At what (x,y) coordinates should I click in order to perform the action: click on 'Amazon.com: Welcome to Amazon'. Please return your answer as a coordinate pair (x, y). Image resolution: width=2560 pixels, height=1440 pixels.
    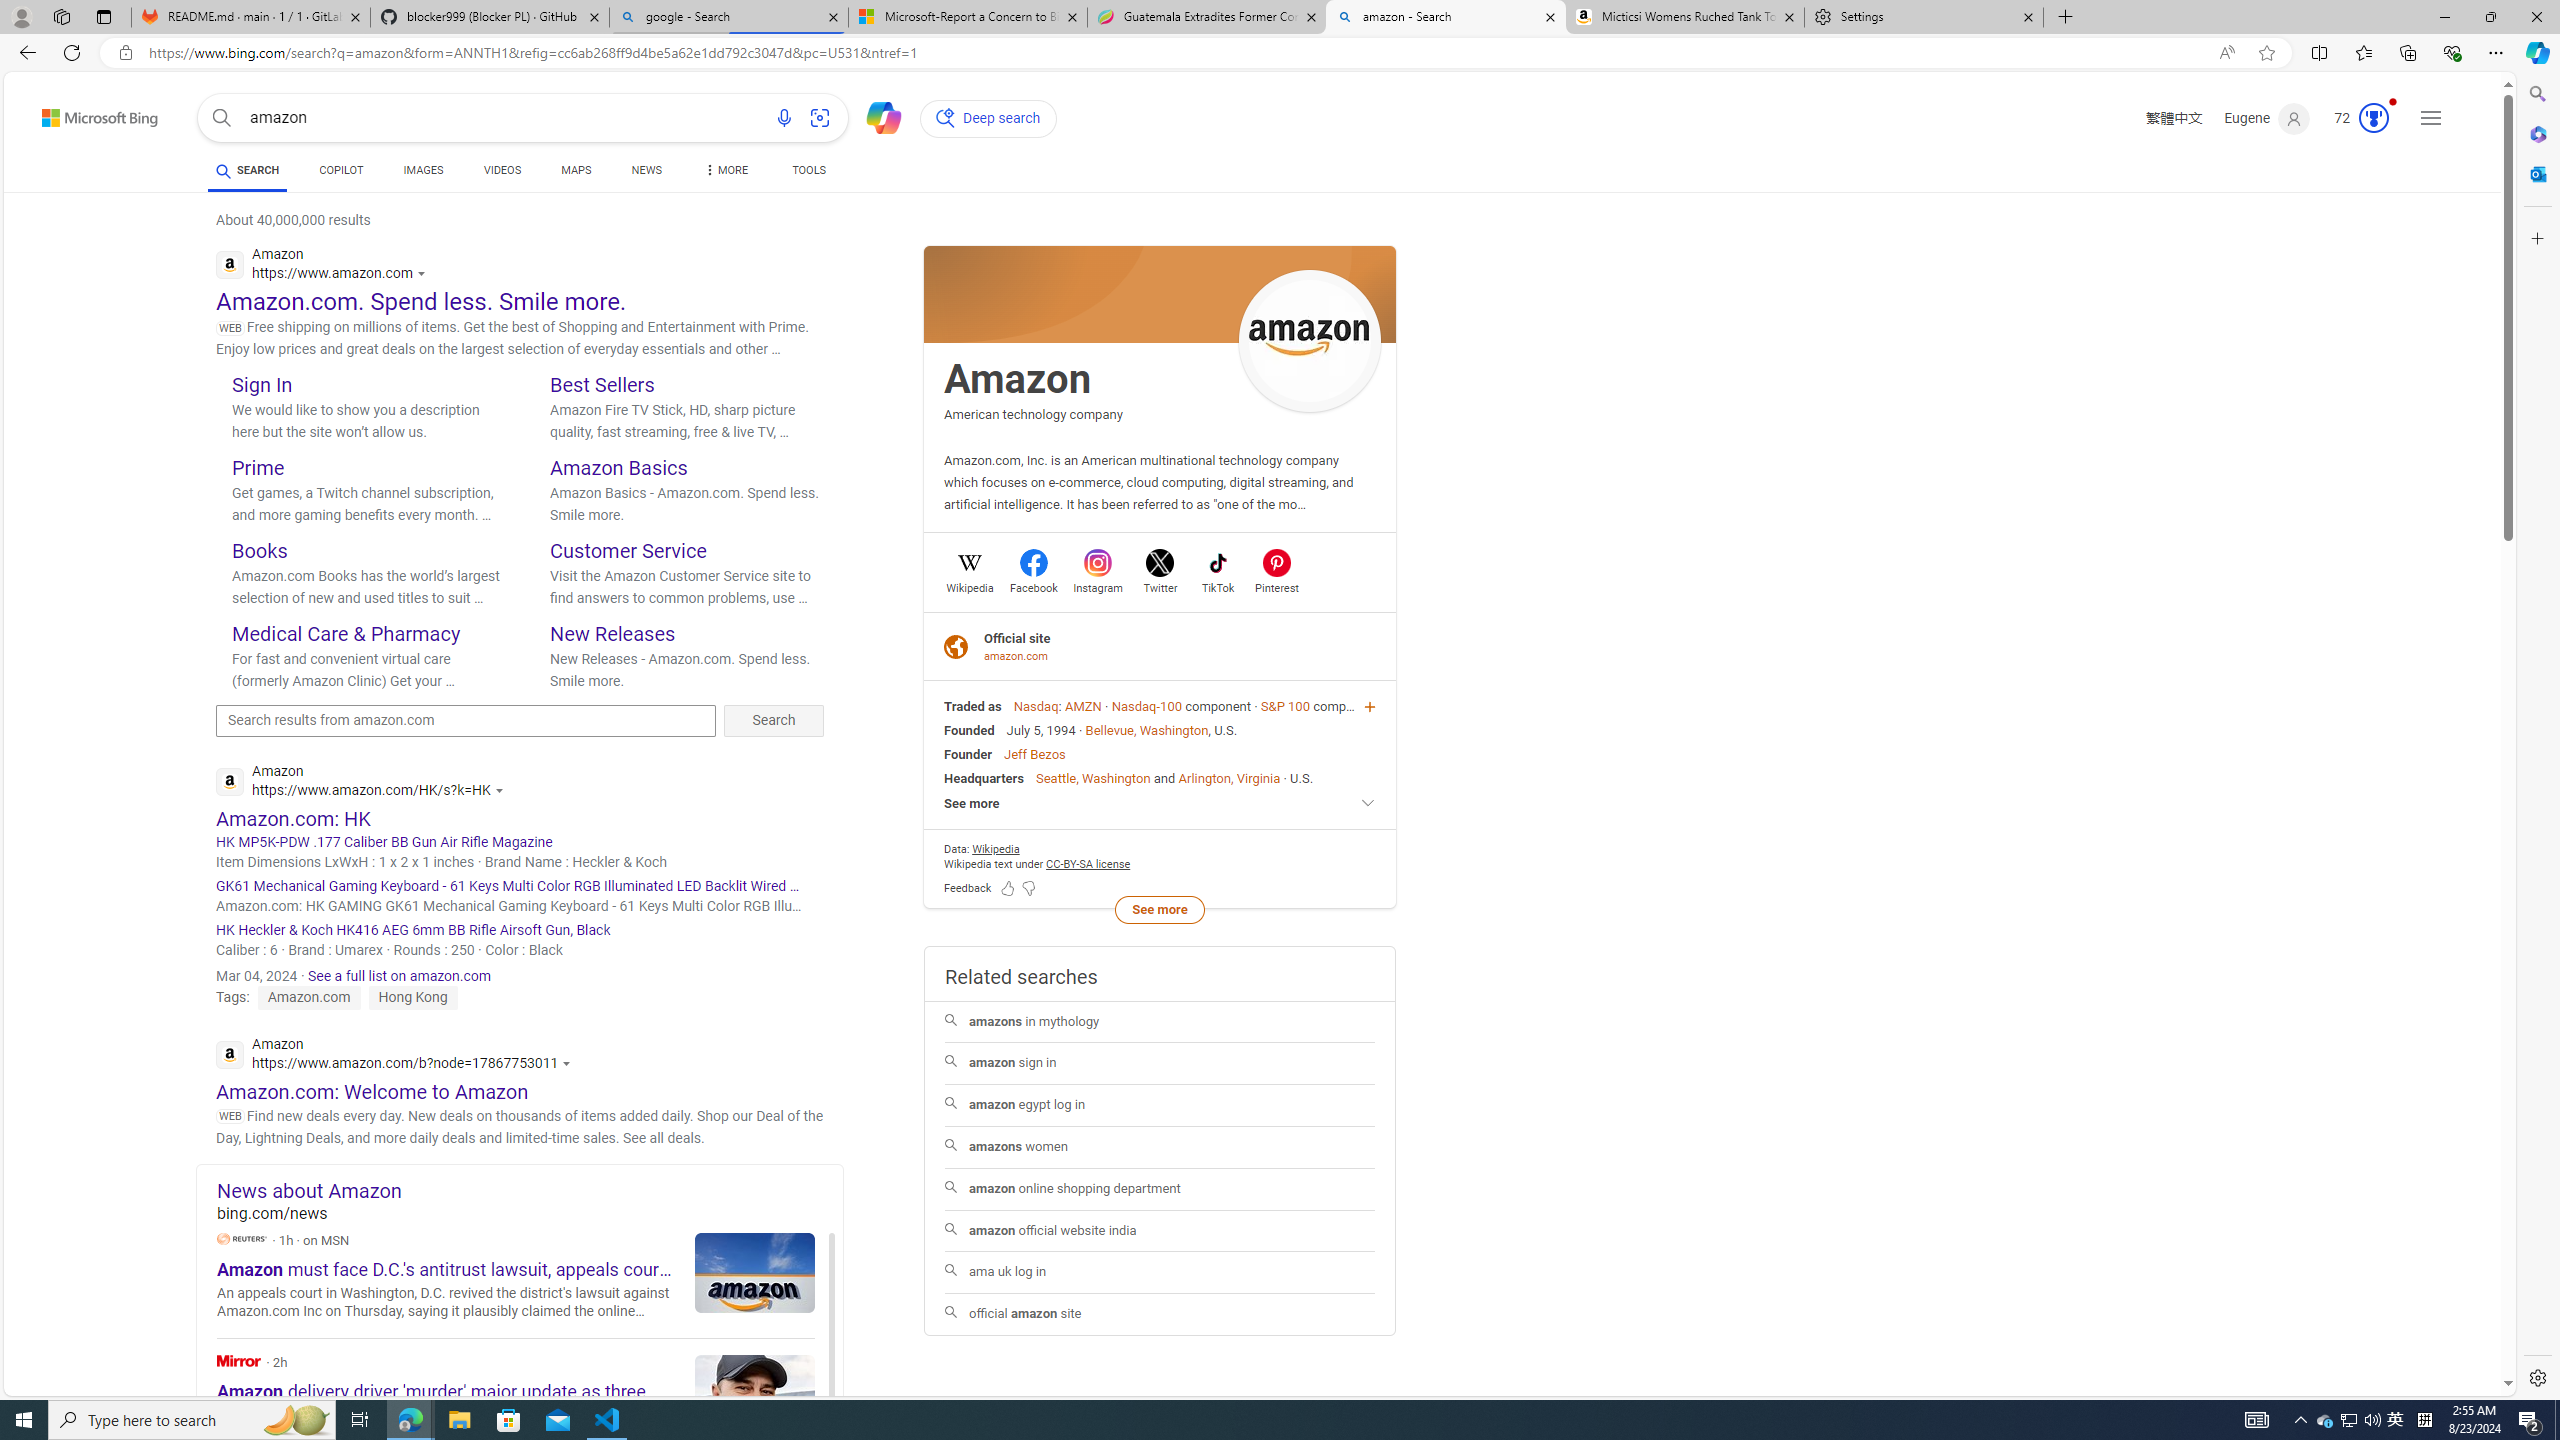
    Looking at the image, I should click on (371, 1091).